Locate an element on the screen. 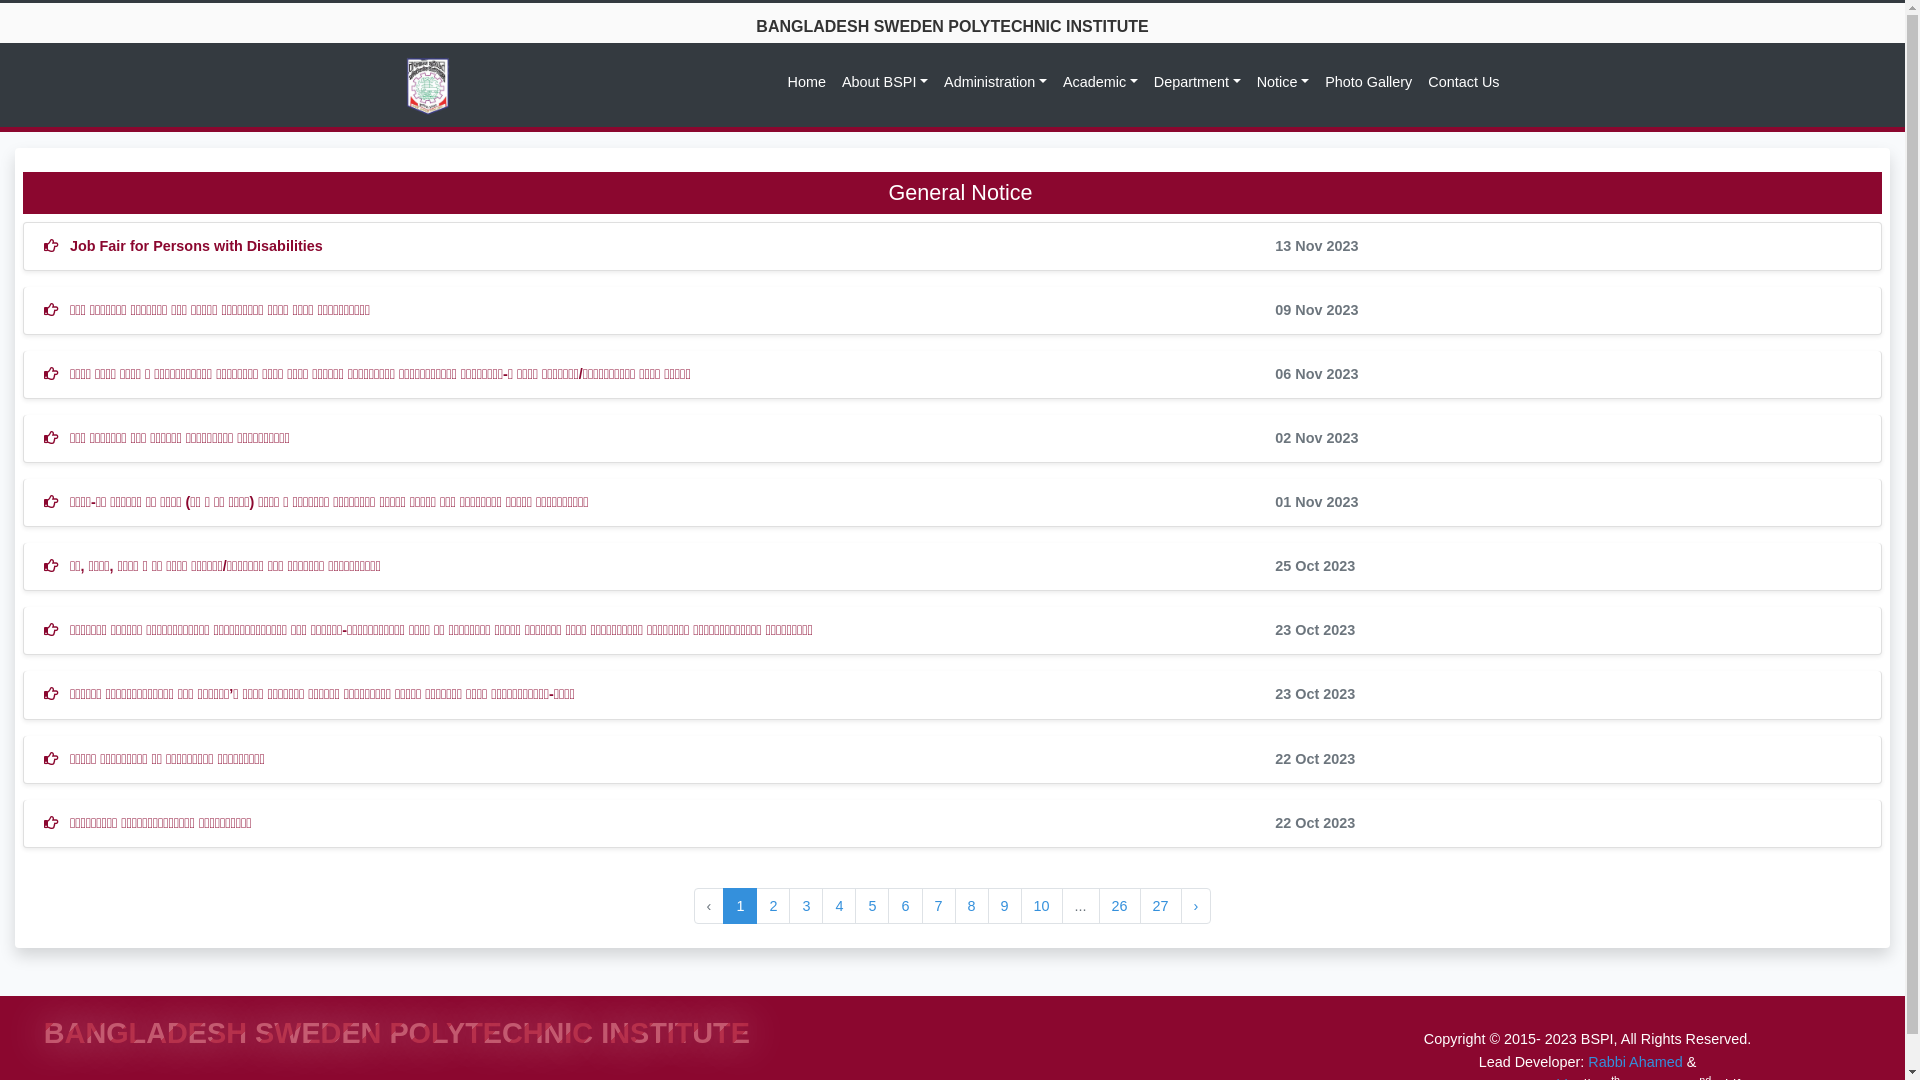 Image resolution: width=1920 pixels, height=1080 pixels. '27' is located at coordinates (1161, 906).